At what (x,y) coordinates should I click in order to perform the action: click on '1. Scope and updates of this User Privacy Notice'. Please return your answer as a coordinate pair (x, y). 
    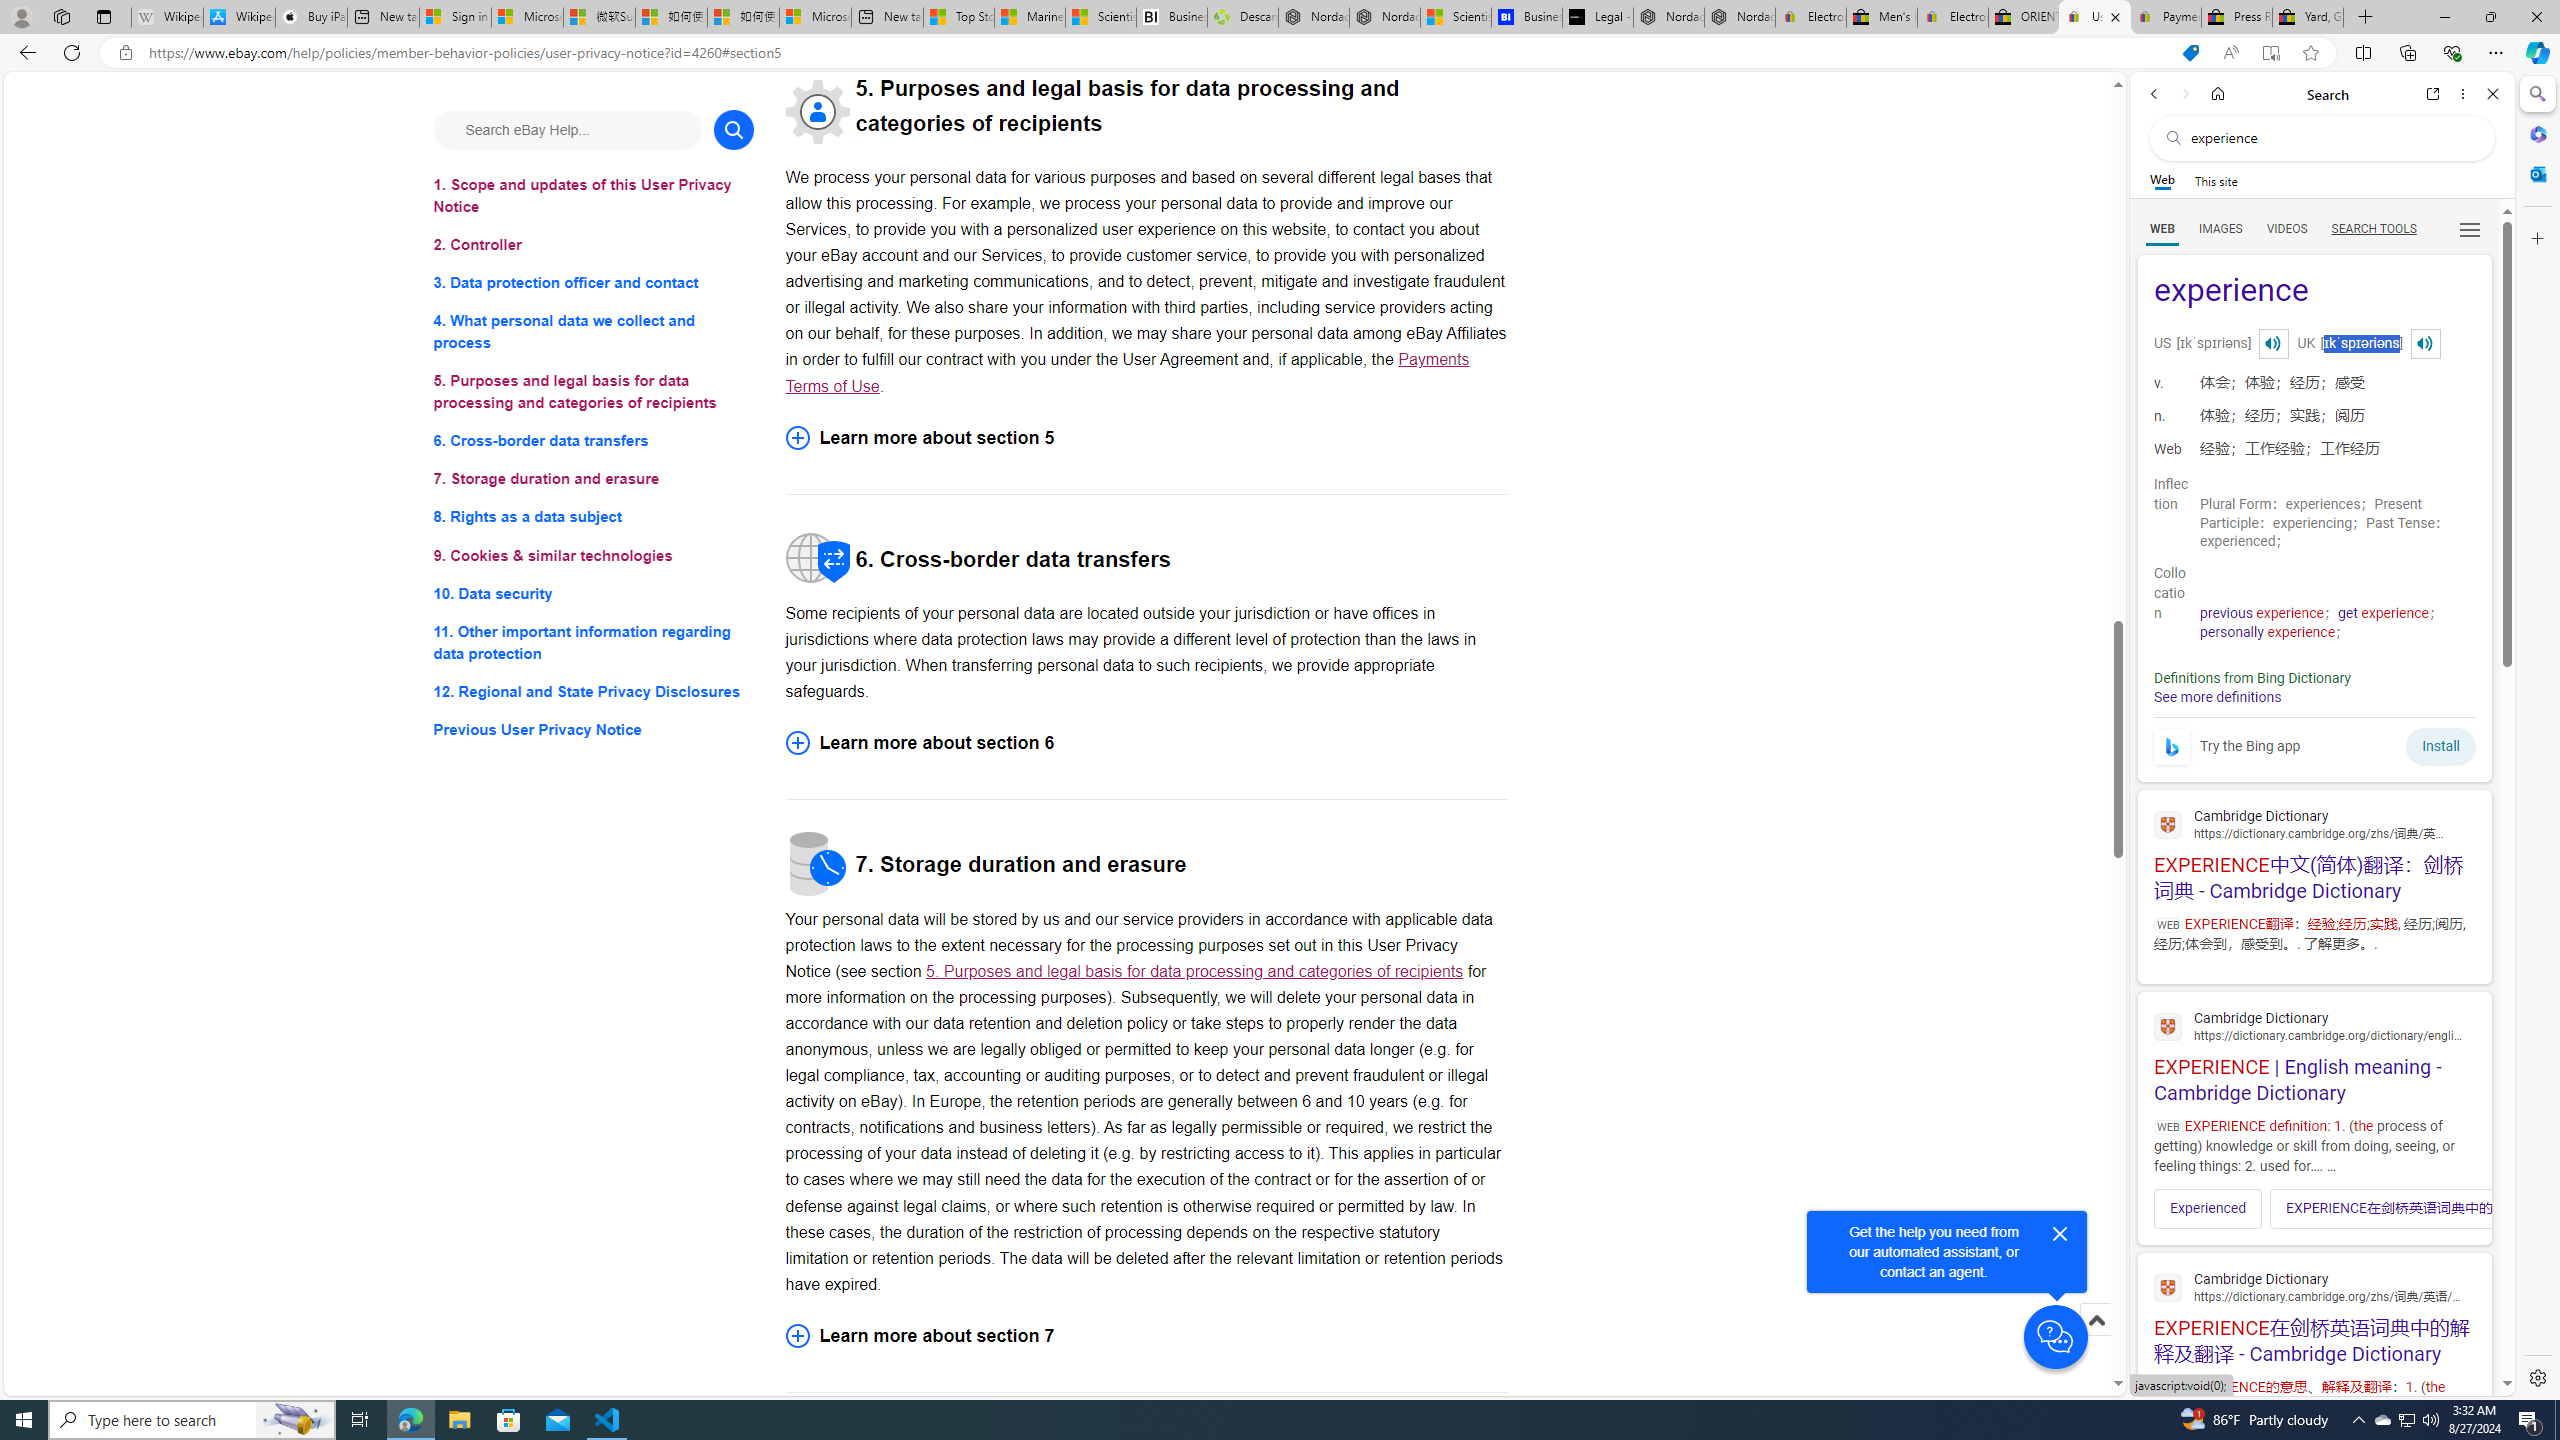
    Looking at the image, I should click on (592, 195).